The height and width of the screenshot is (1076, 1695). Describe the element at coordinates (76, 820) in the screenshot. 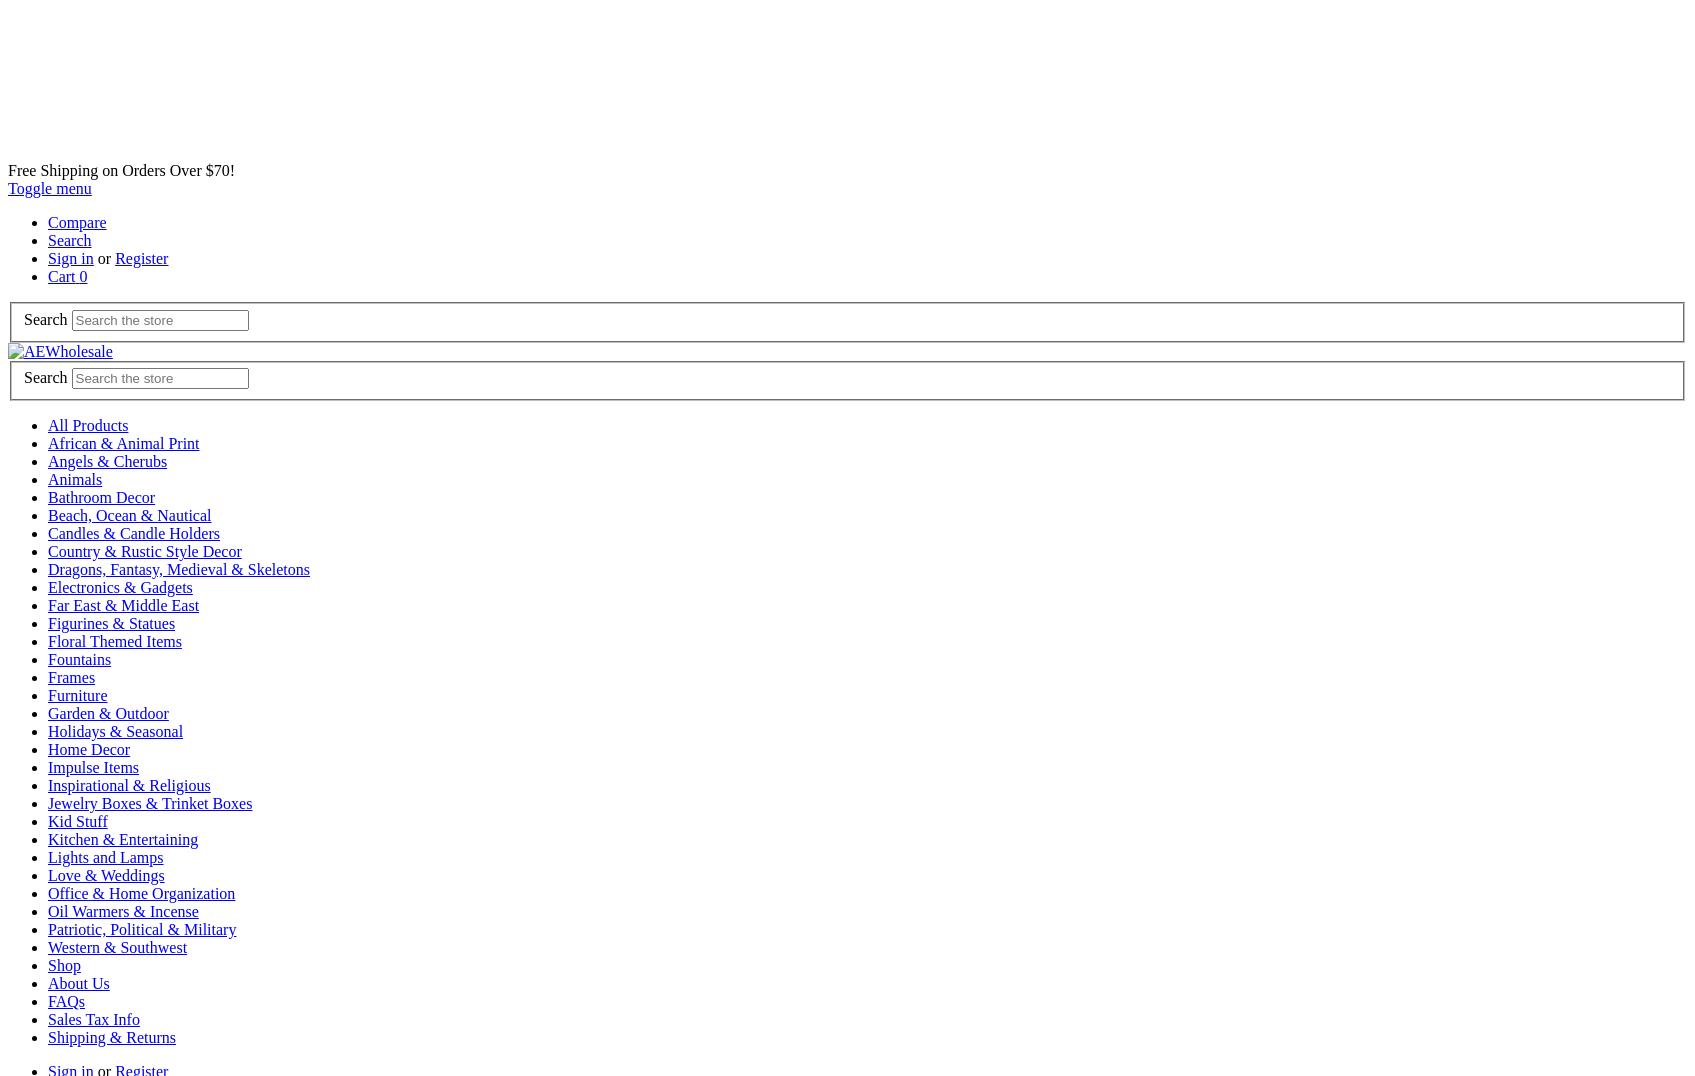

I see `'Kid Stuff'` at that location.